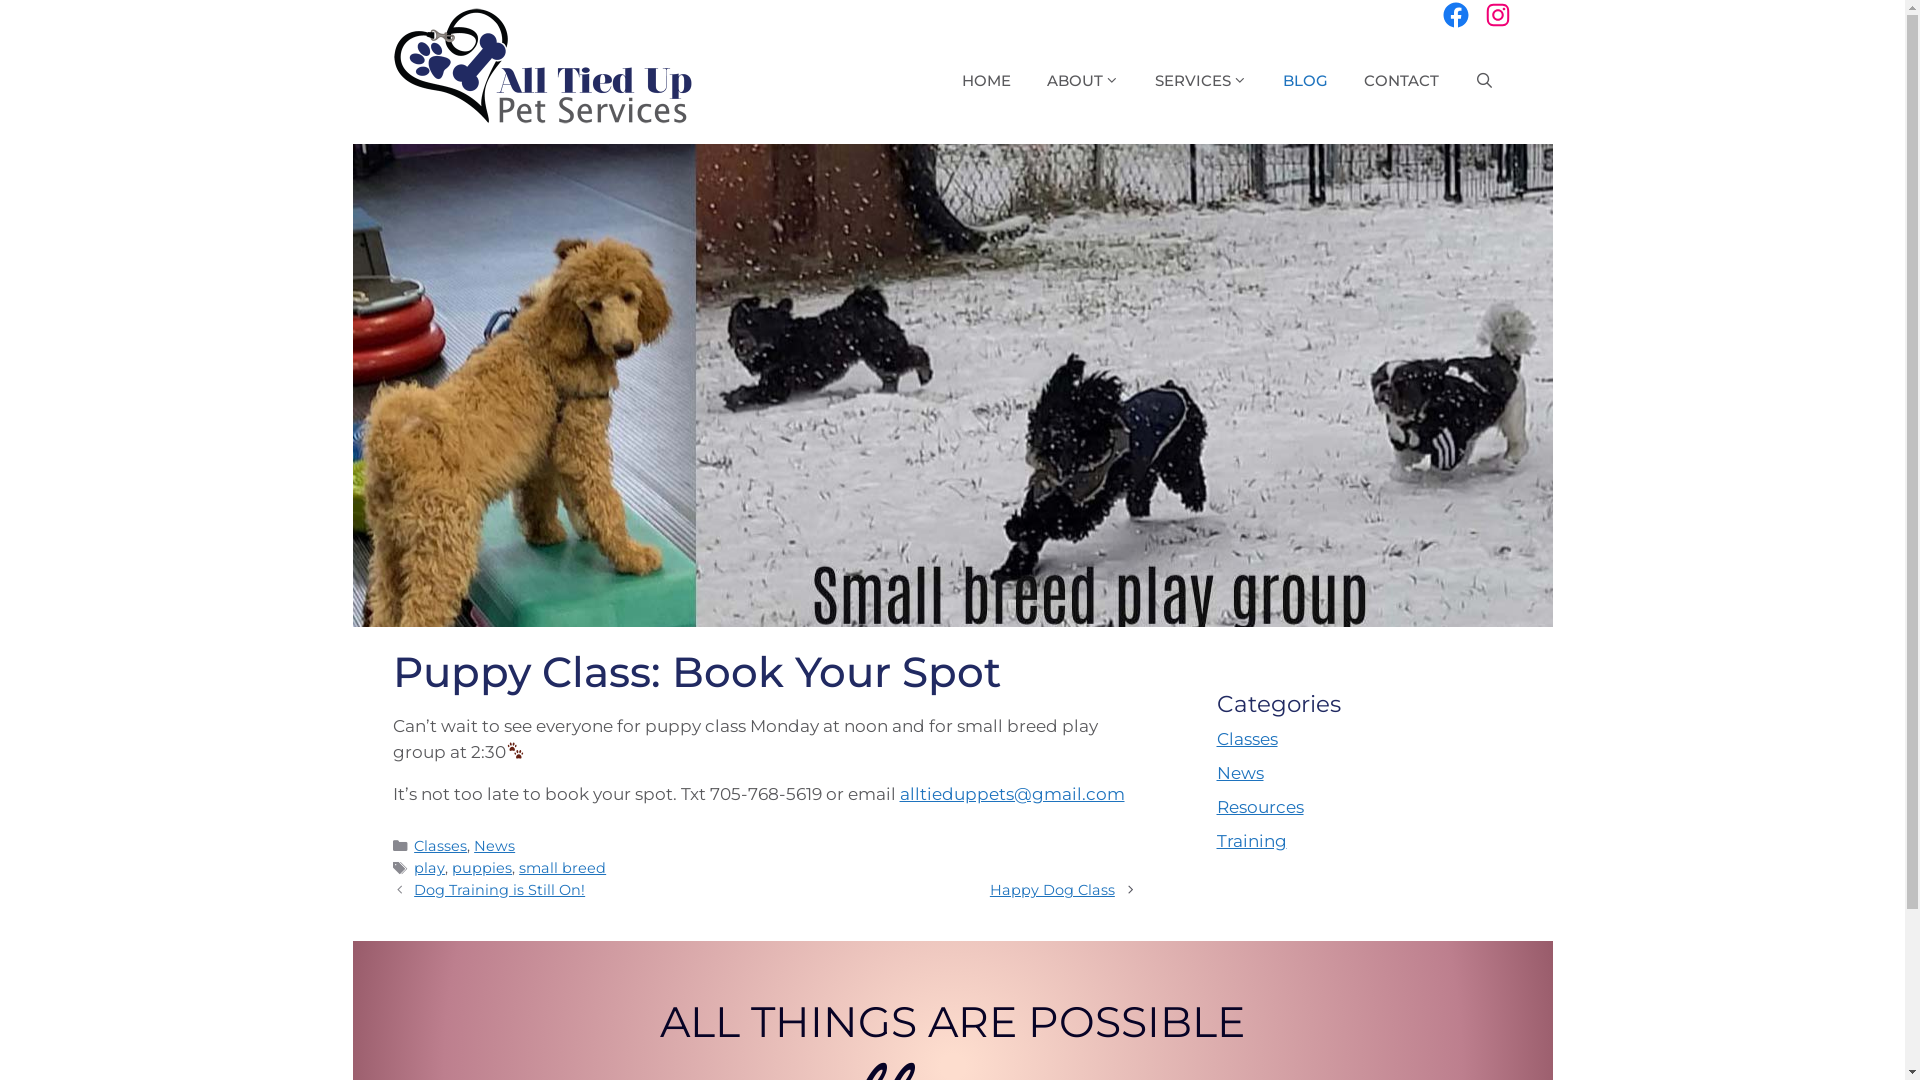  I want to click on 'BLOG', so click(1305, 80).